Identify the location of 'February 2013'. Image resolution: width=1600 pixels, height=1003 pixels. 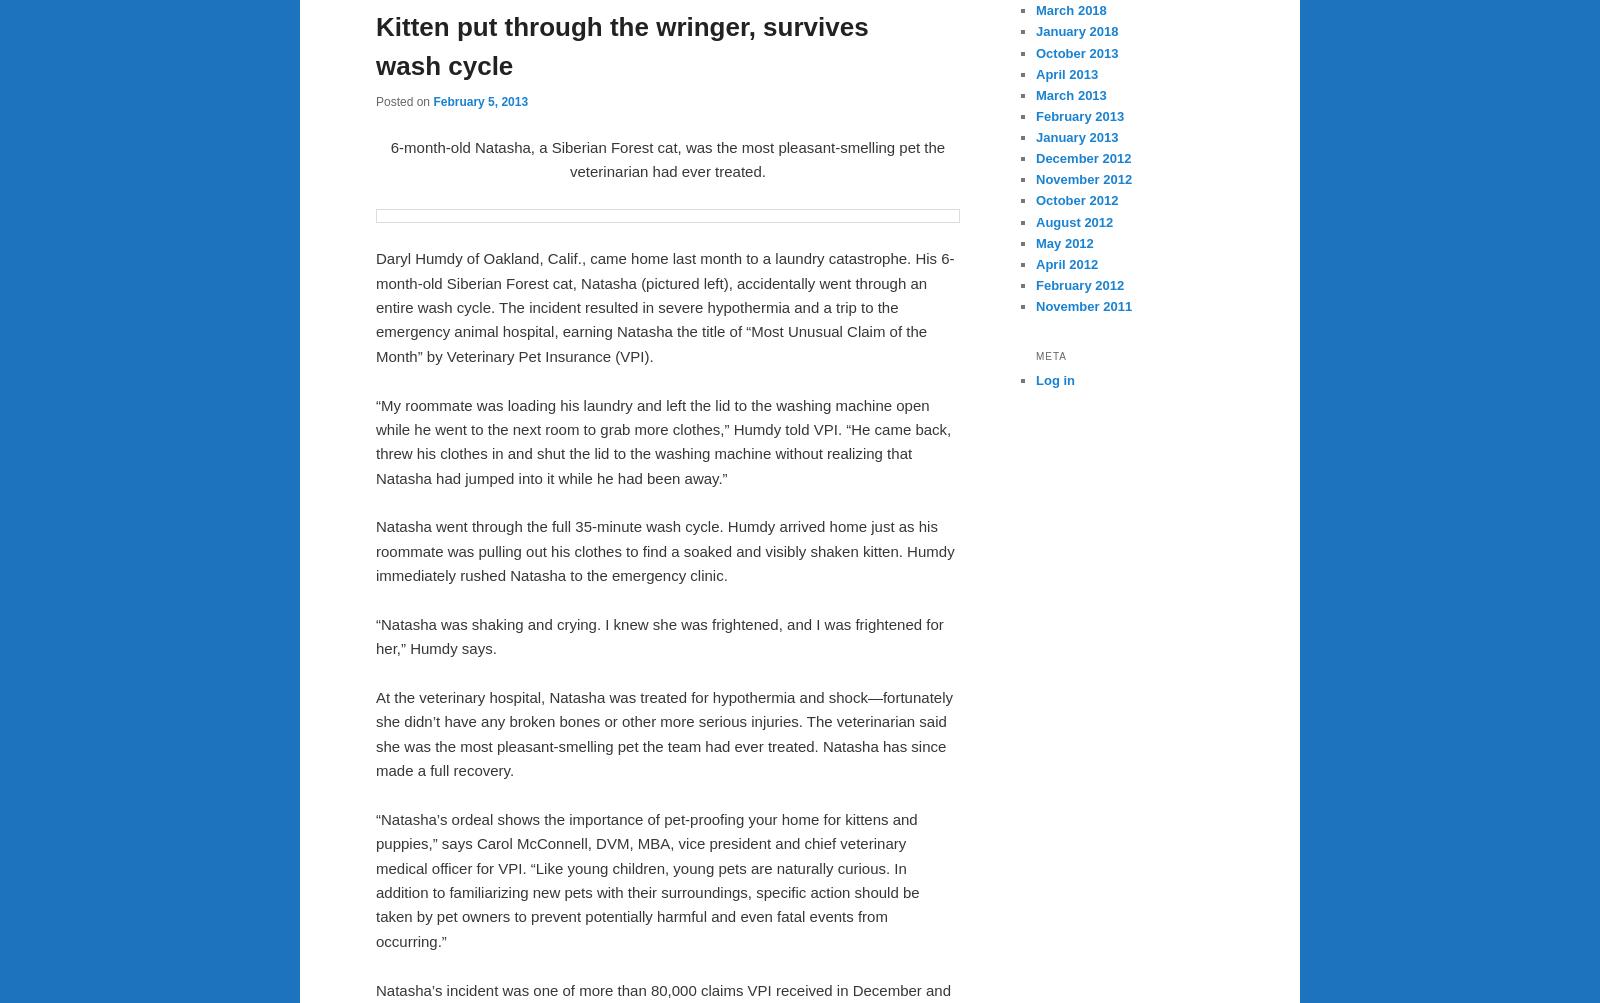
(1036, 114).